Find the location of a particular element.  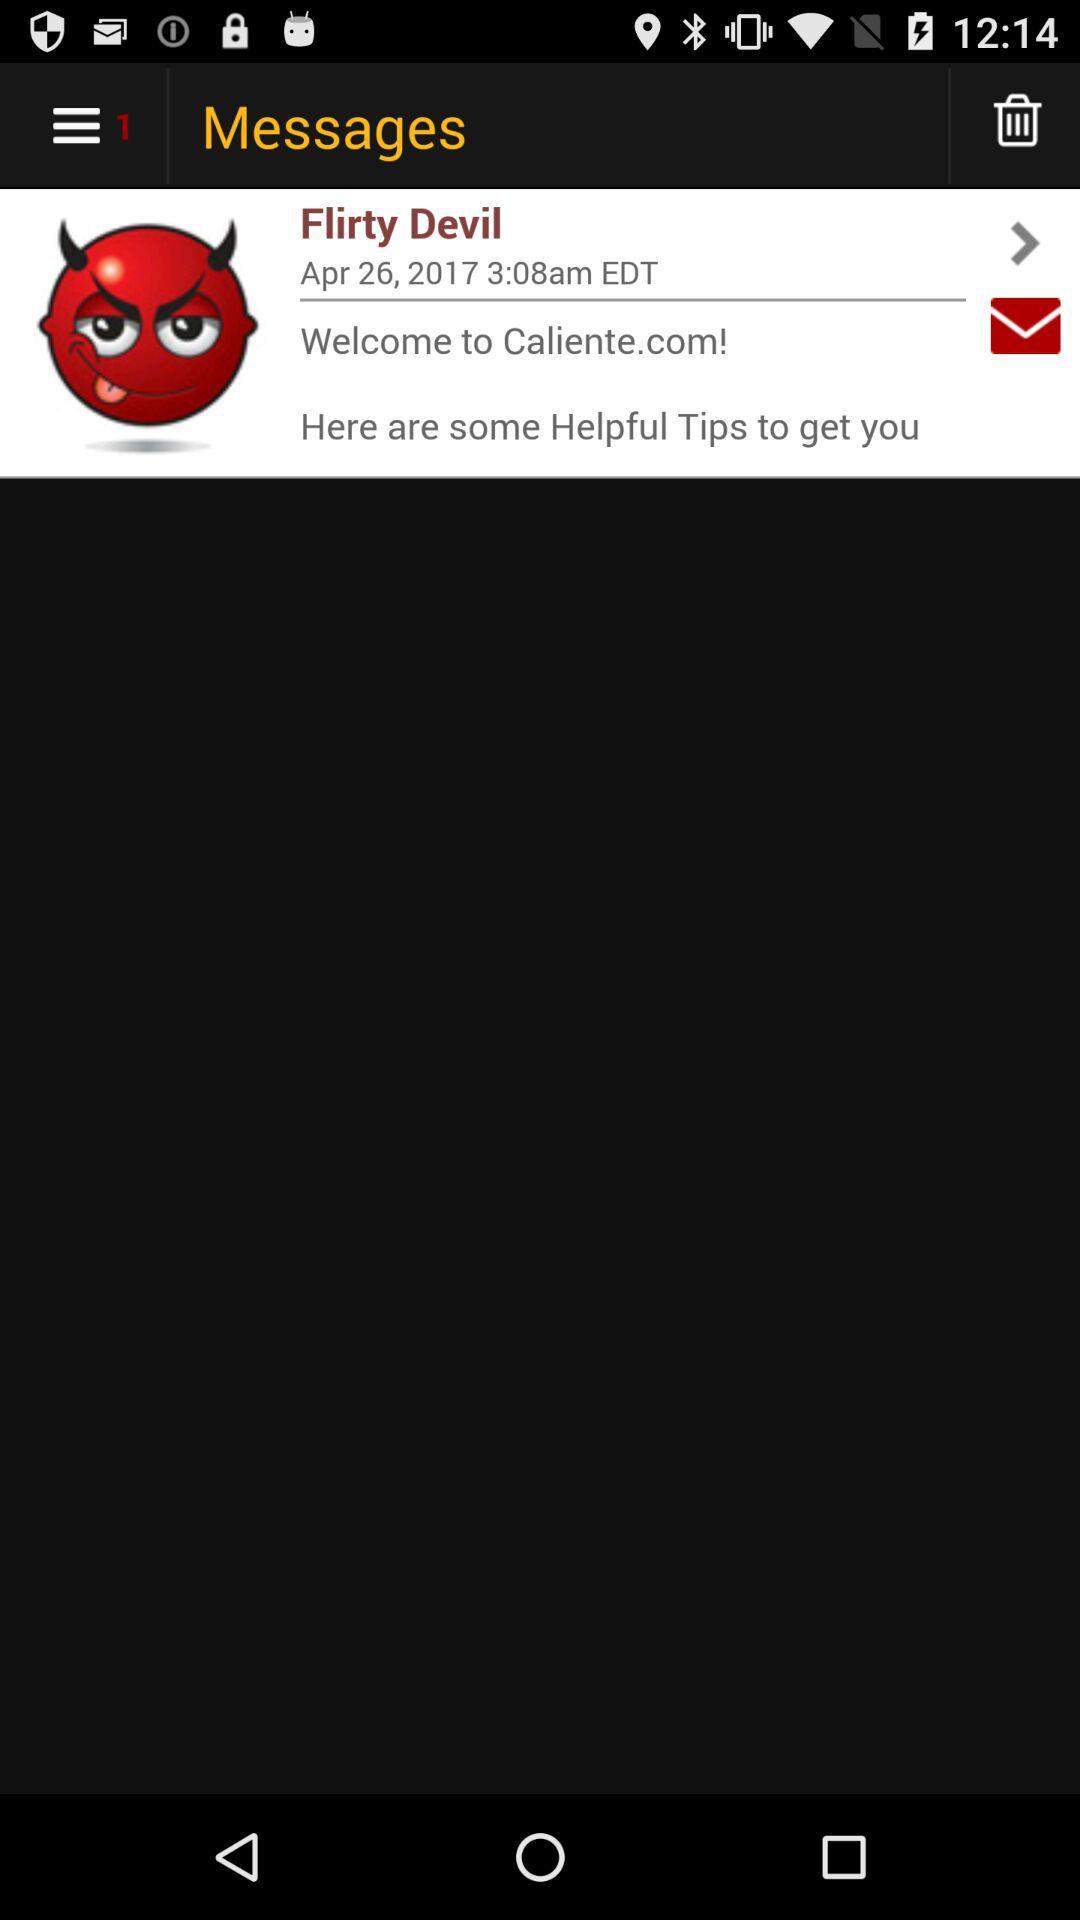

the welcome to caliente item is located at coordinates (632, 381).